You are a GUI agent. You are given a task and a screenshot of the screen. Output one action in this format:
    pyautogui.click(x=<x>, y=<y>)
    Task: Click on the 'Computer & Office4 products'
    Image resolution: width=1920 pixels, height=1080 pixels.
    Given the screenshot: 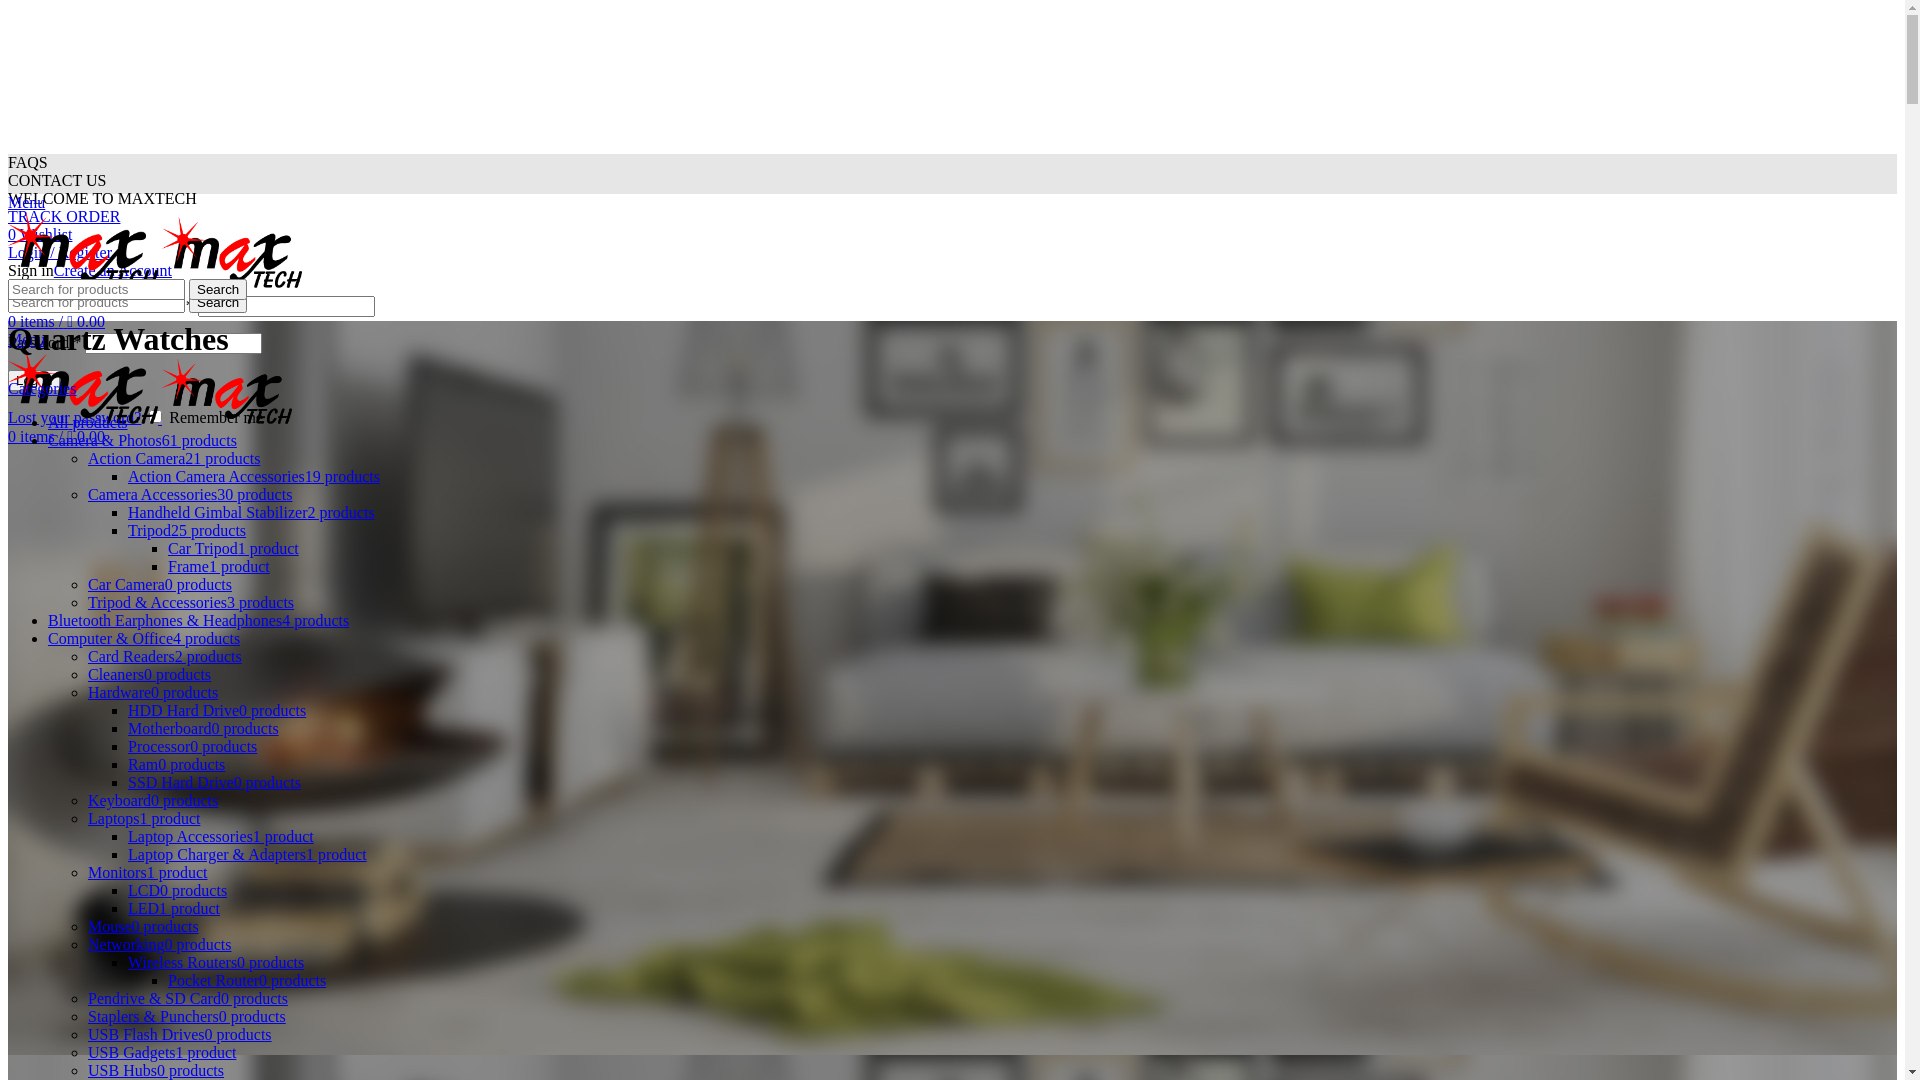 What is the action you would take?
    pyautogui.click(x=143, y=638)
    